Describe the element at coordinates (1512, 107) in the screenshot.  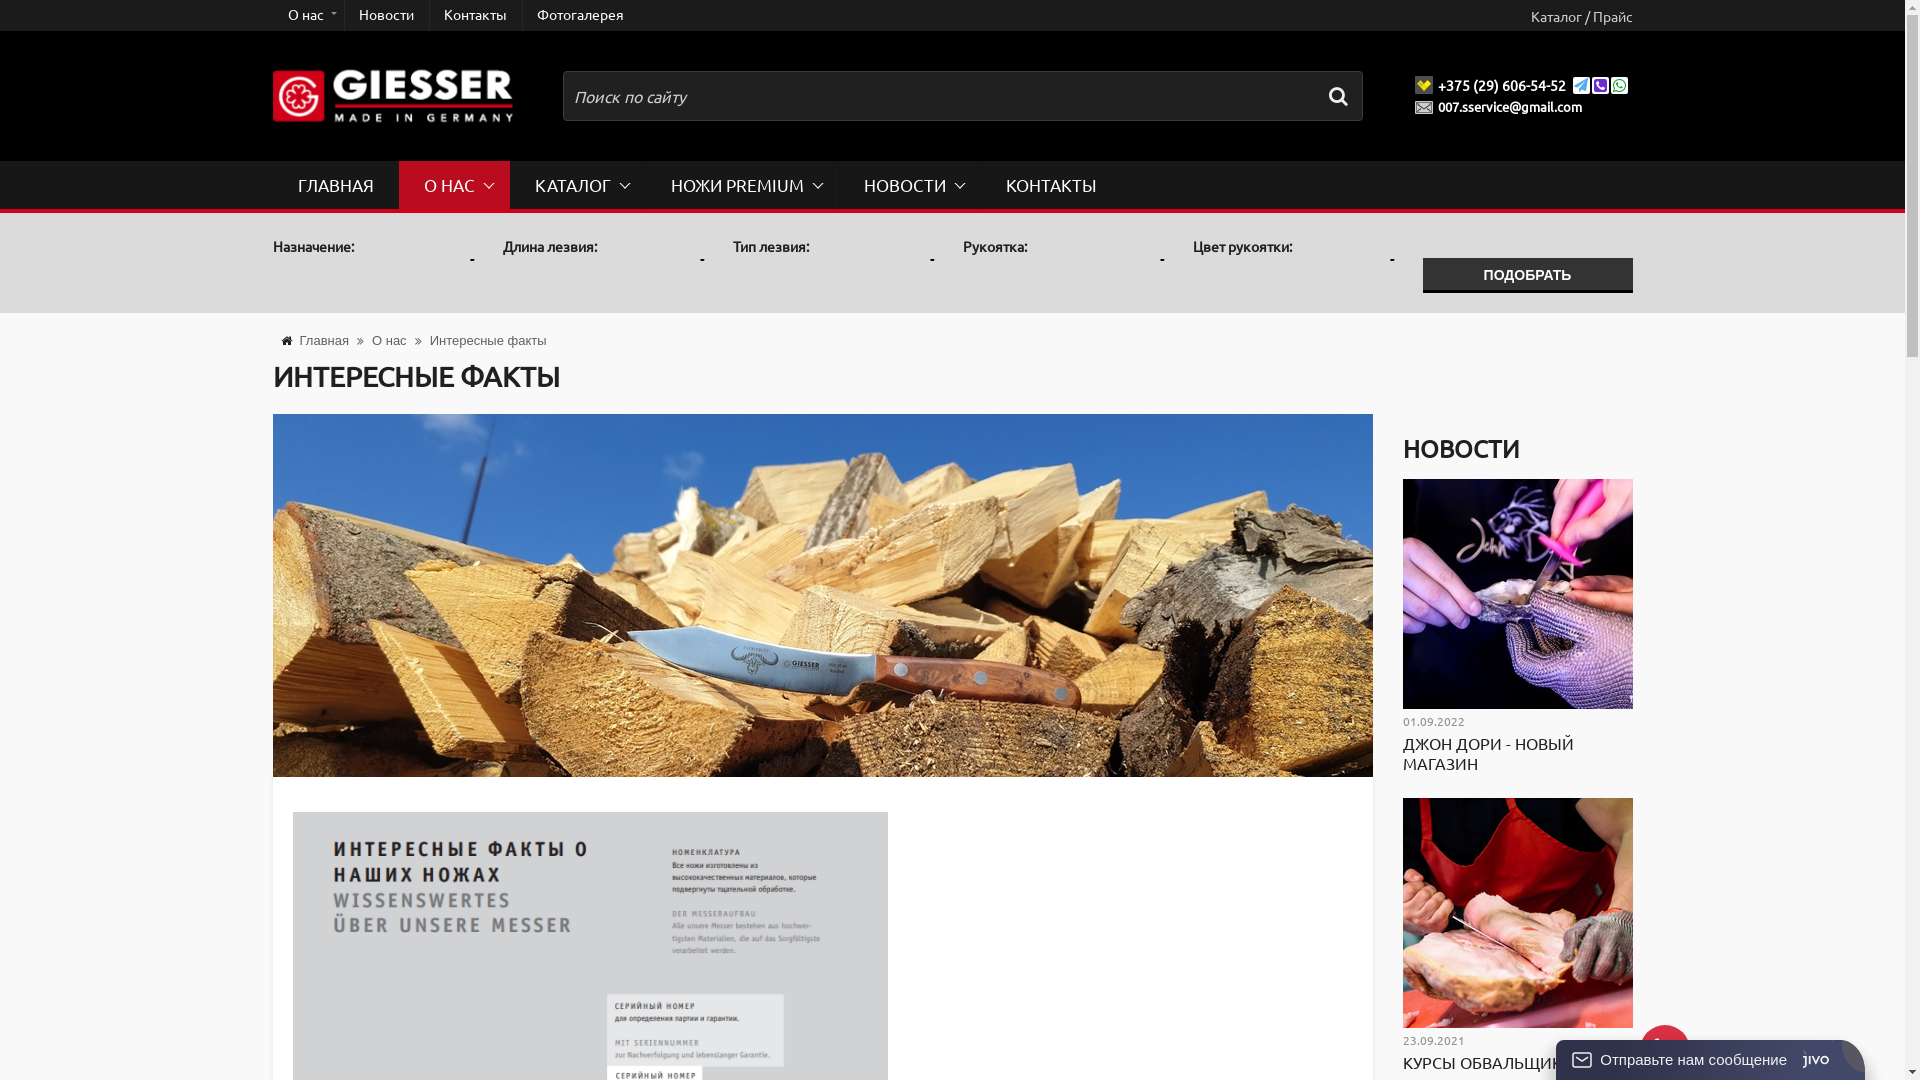
I see `'007.sservice@gmail.com'` at that location.